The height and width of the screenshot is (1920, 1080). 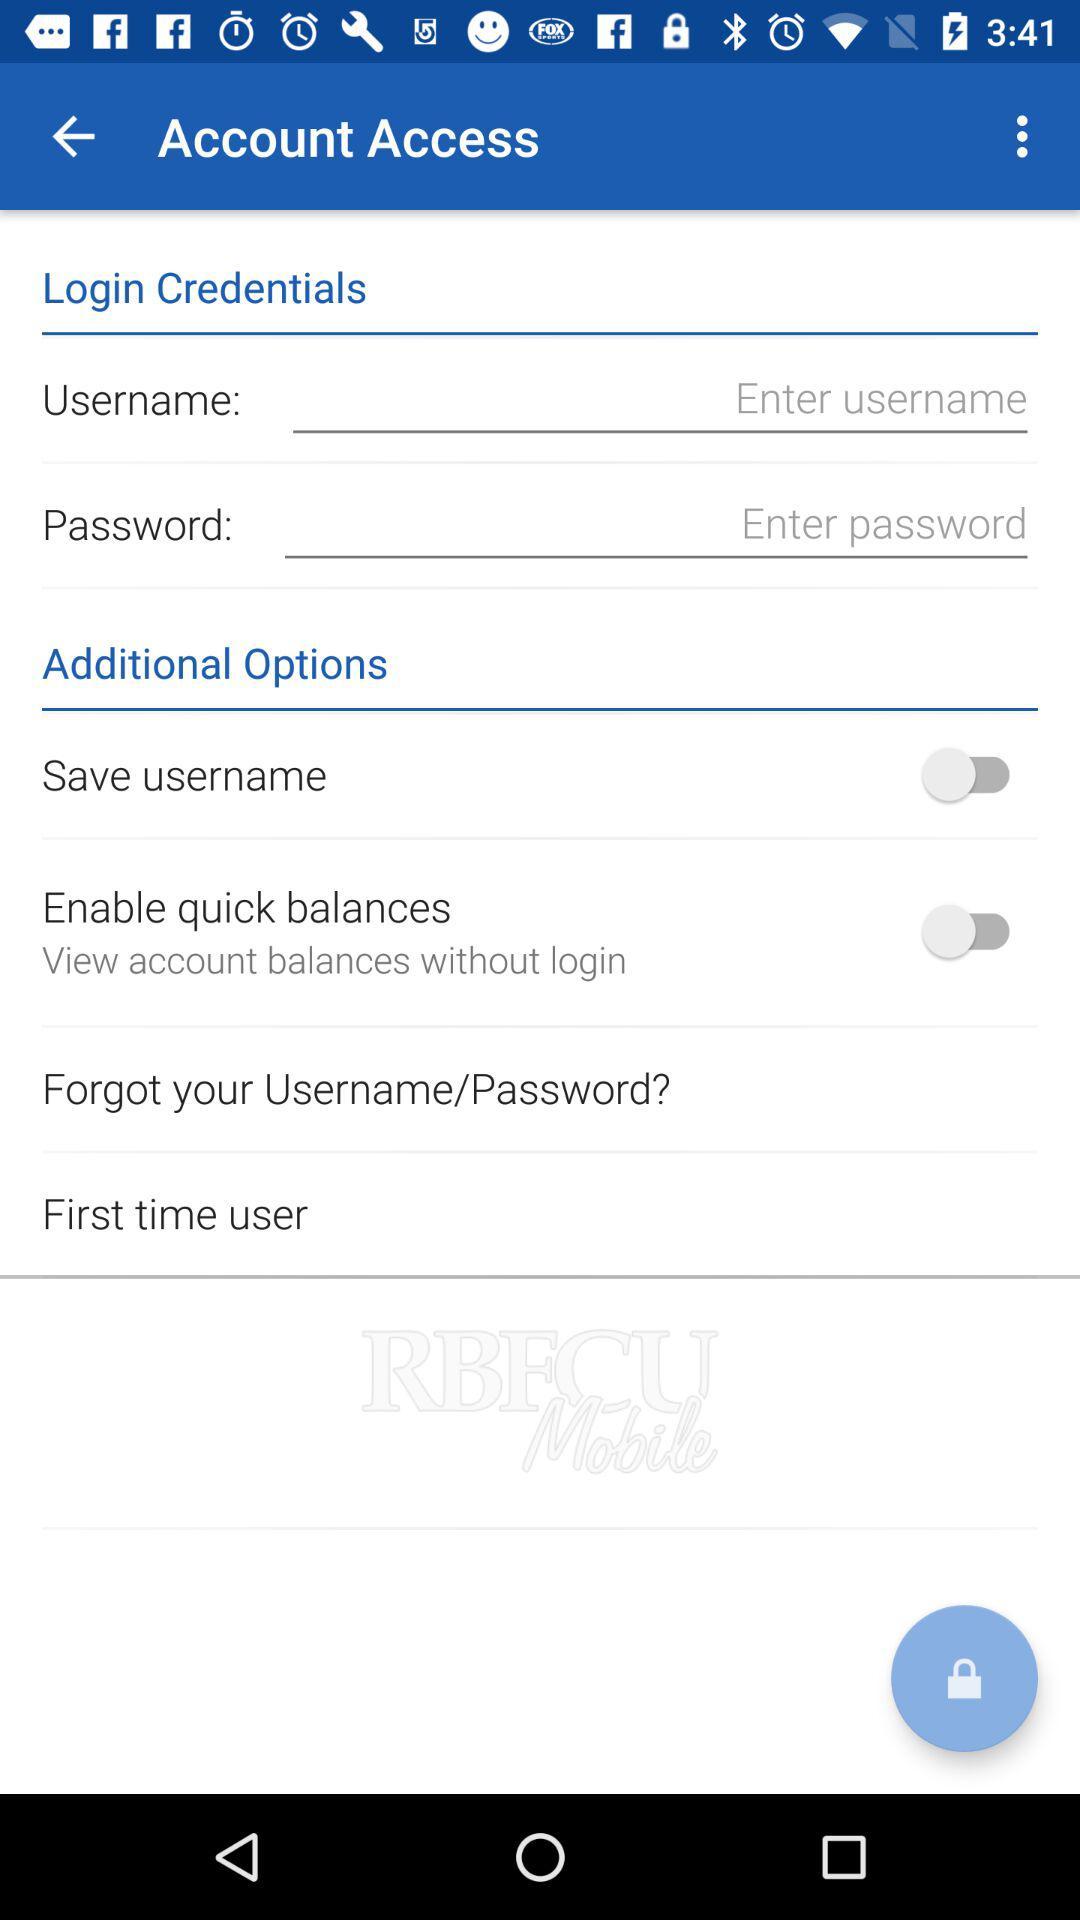 What do you see at coordinates (963, 1678) in the screenshot?
I see `the lock icon` at bounding box center [963, 1678].